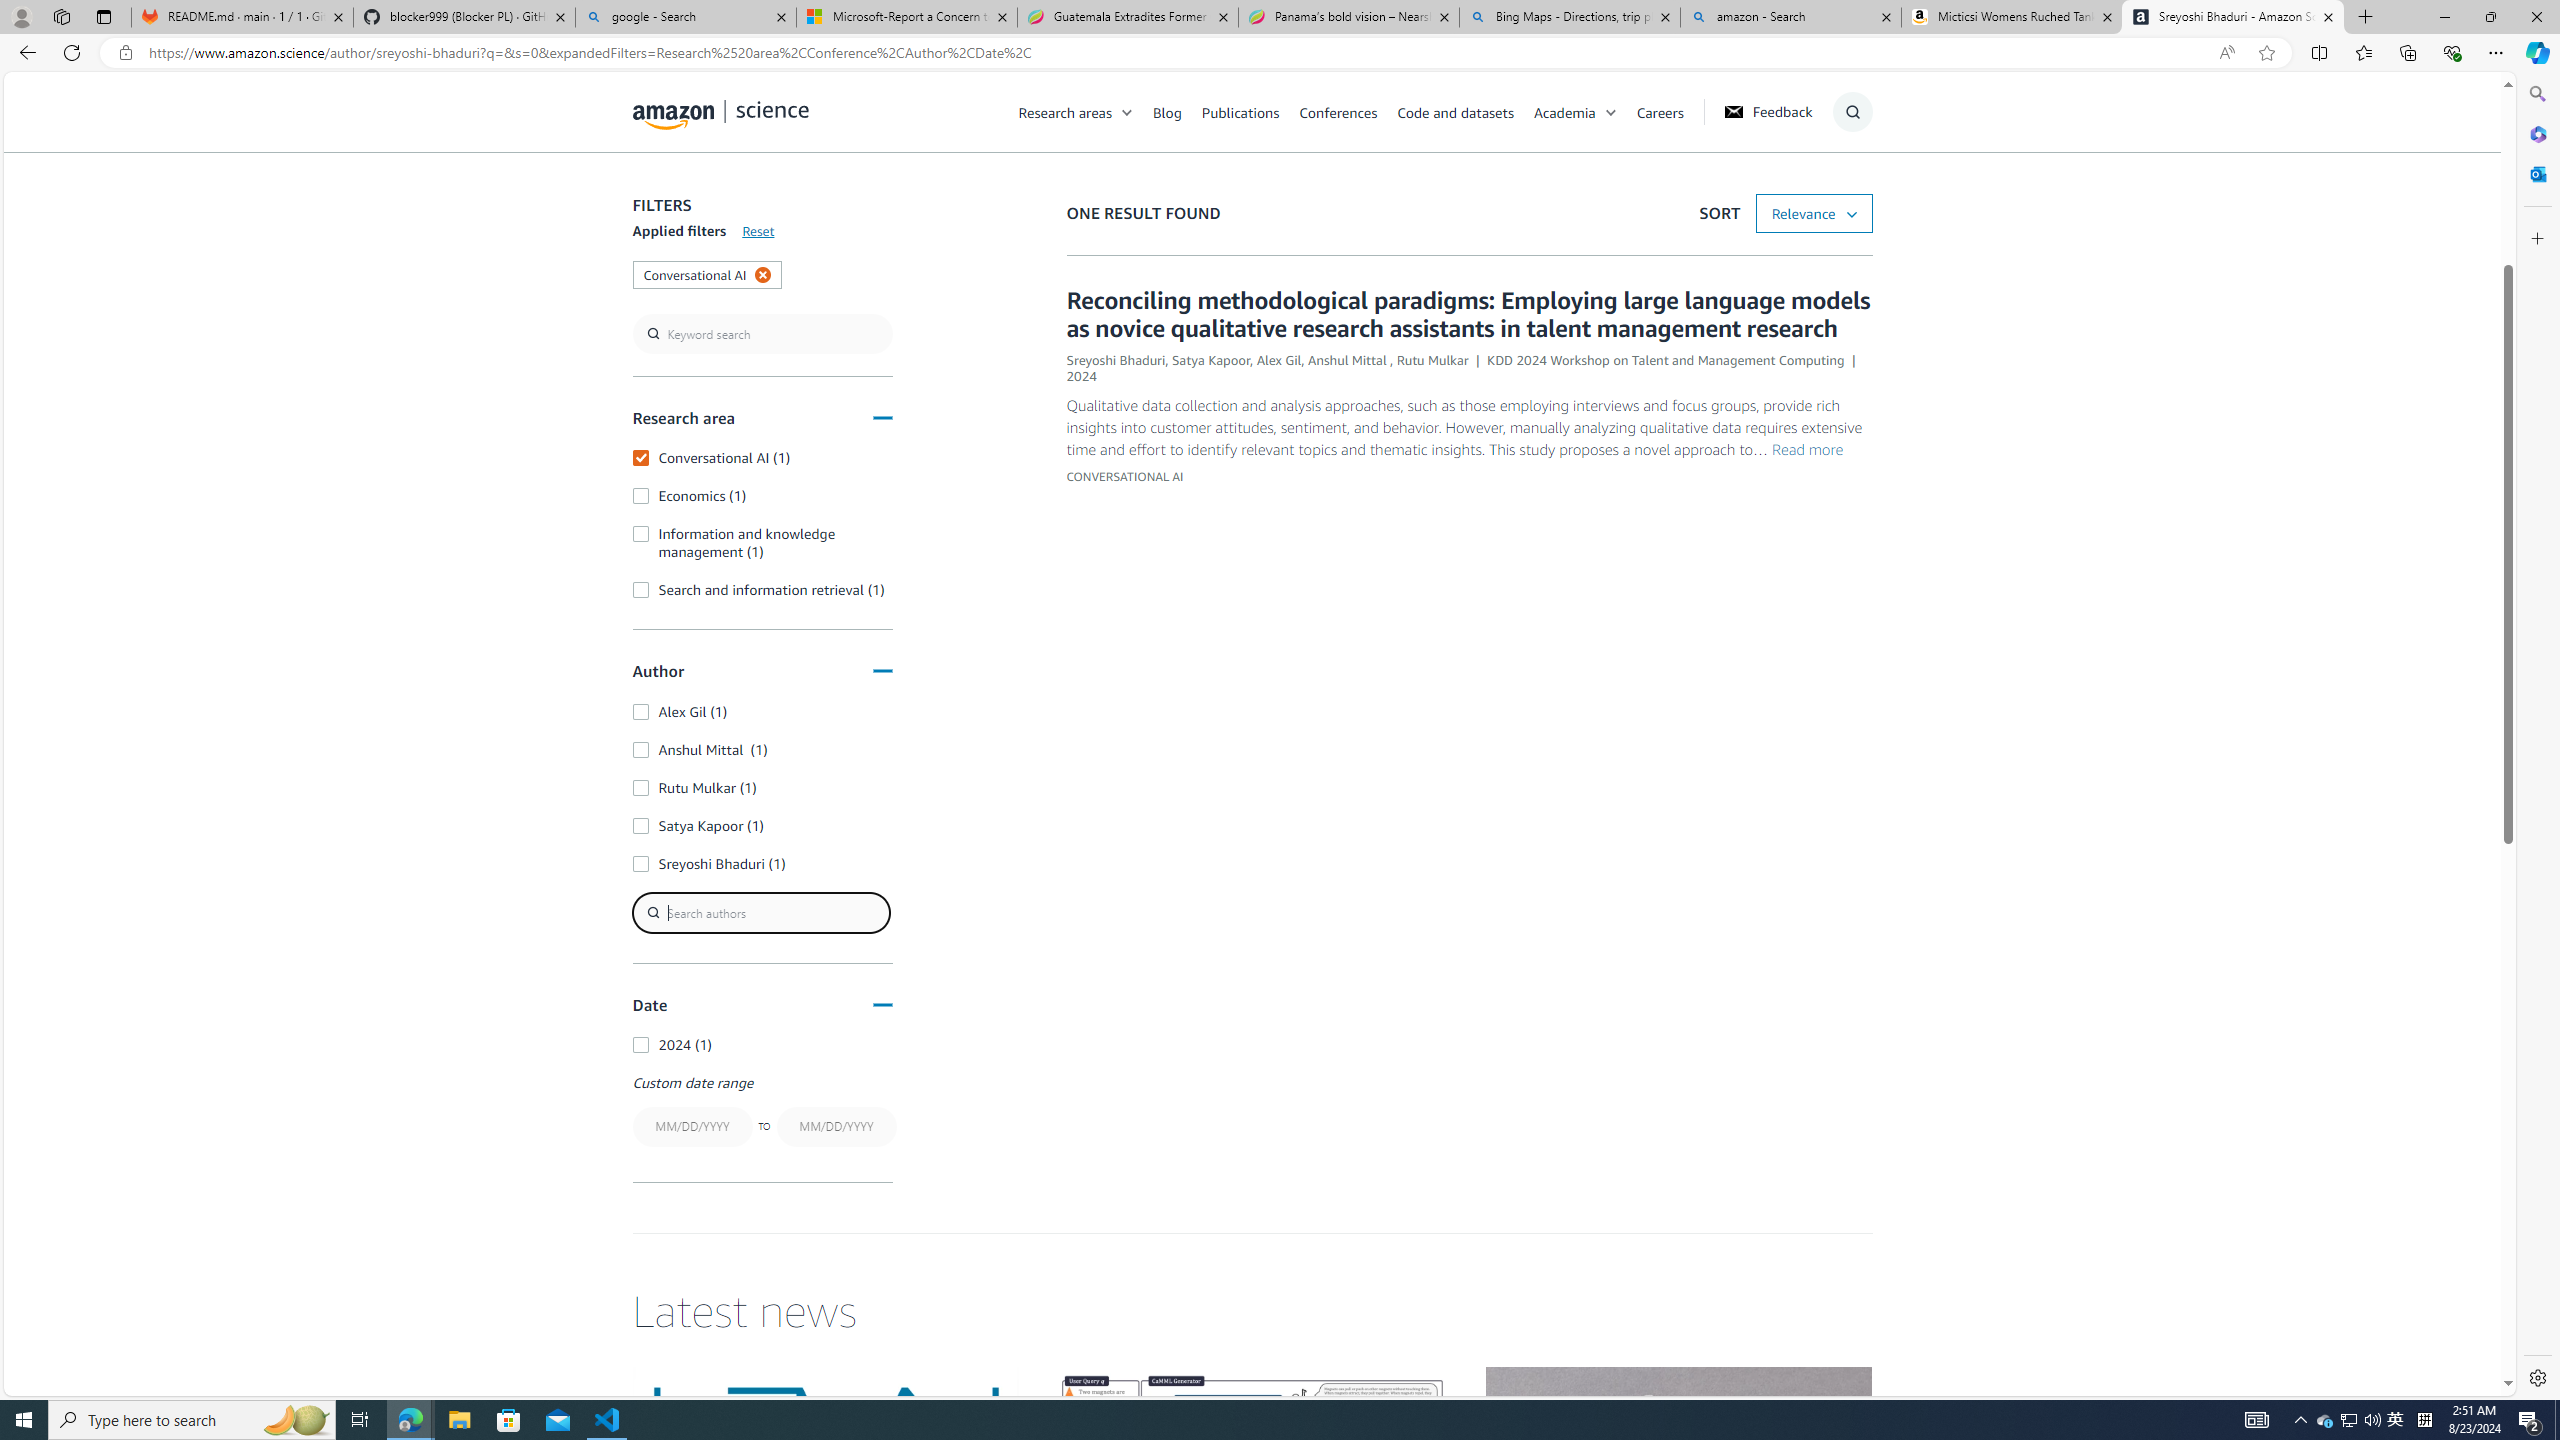 Image resolution: width=2560 pixels, height=1440 pixels. Describe the element at coordinates (1659, 111) in the screenshot. I see `'Careers'` at that location.